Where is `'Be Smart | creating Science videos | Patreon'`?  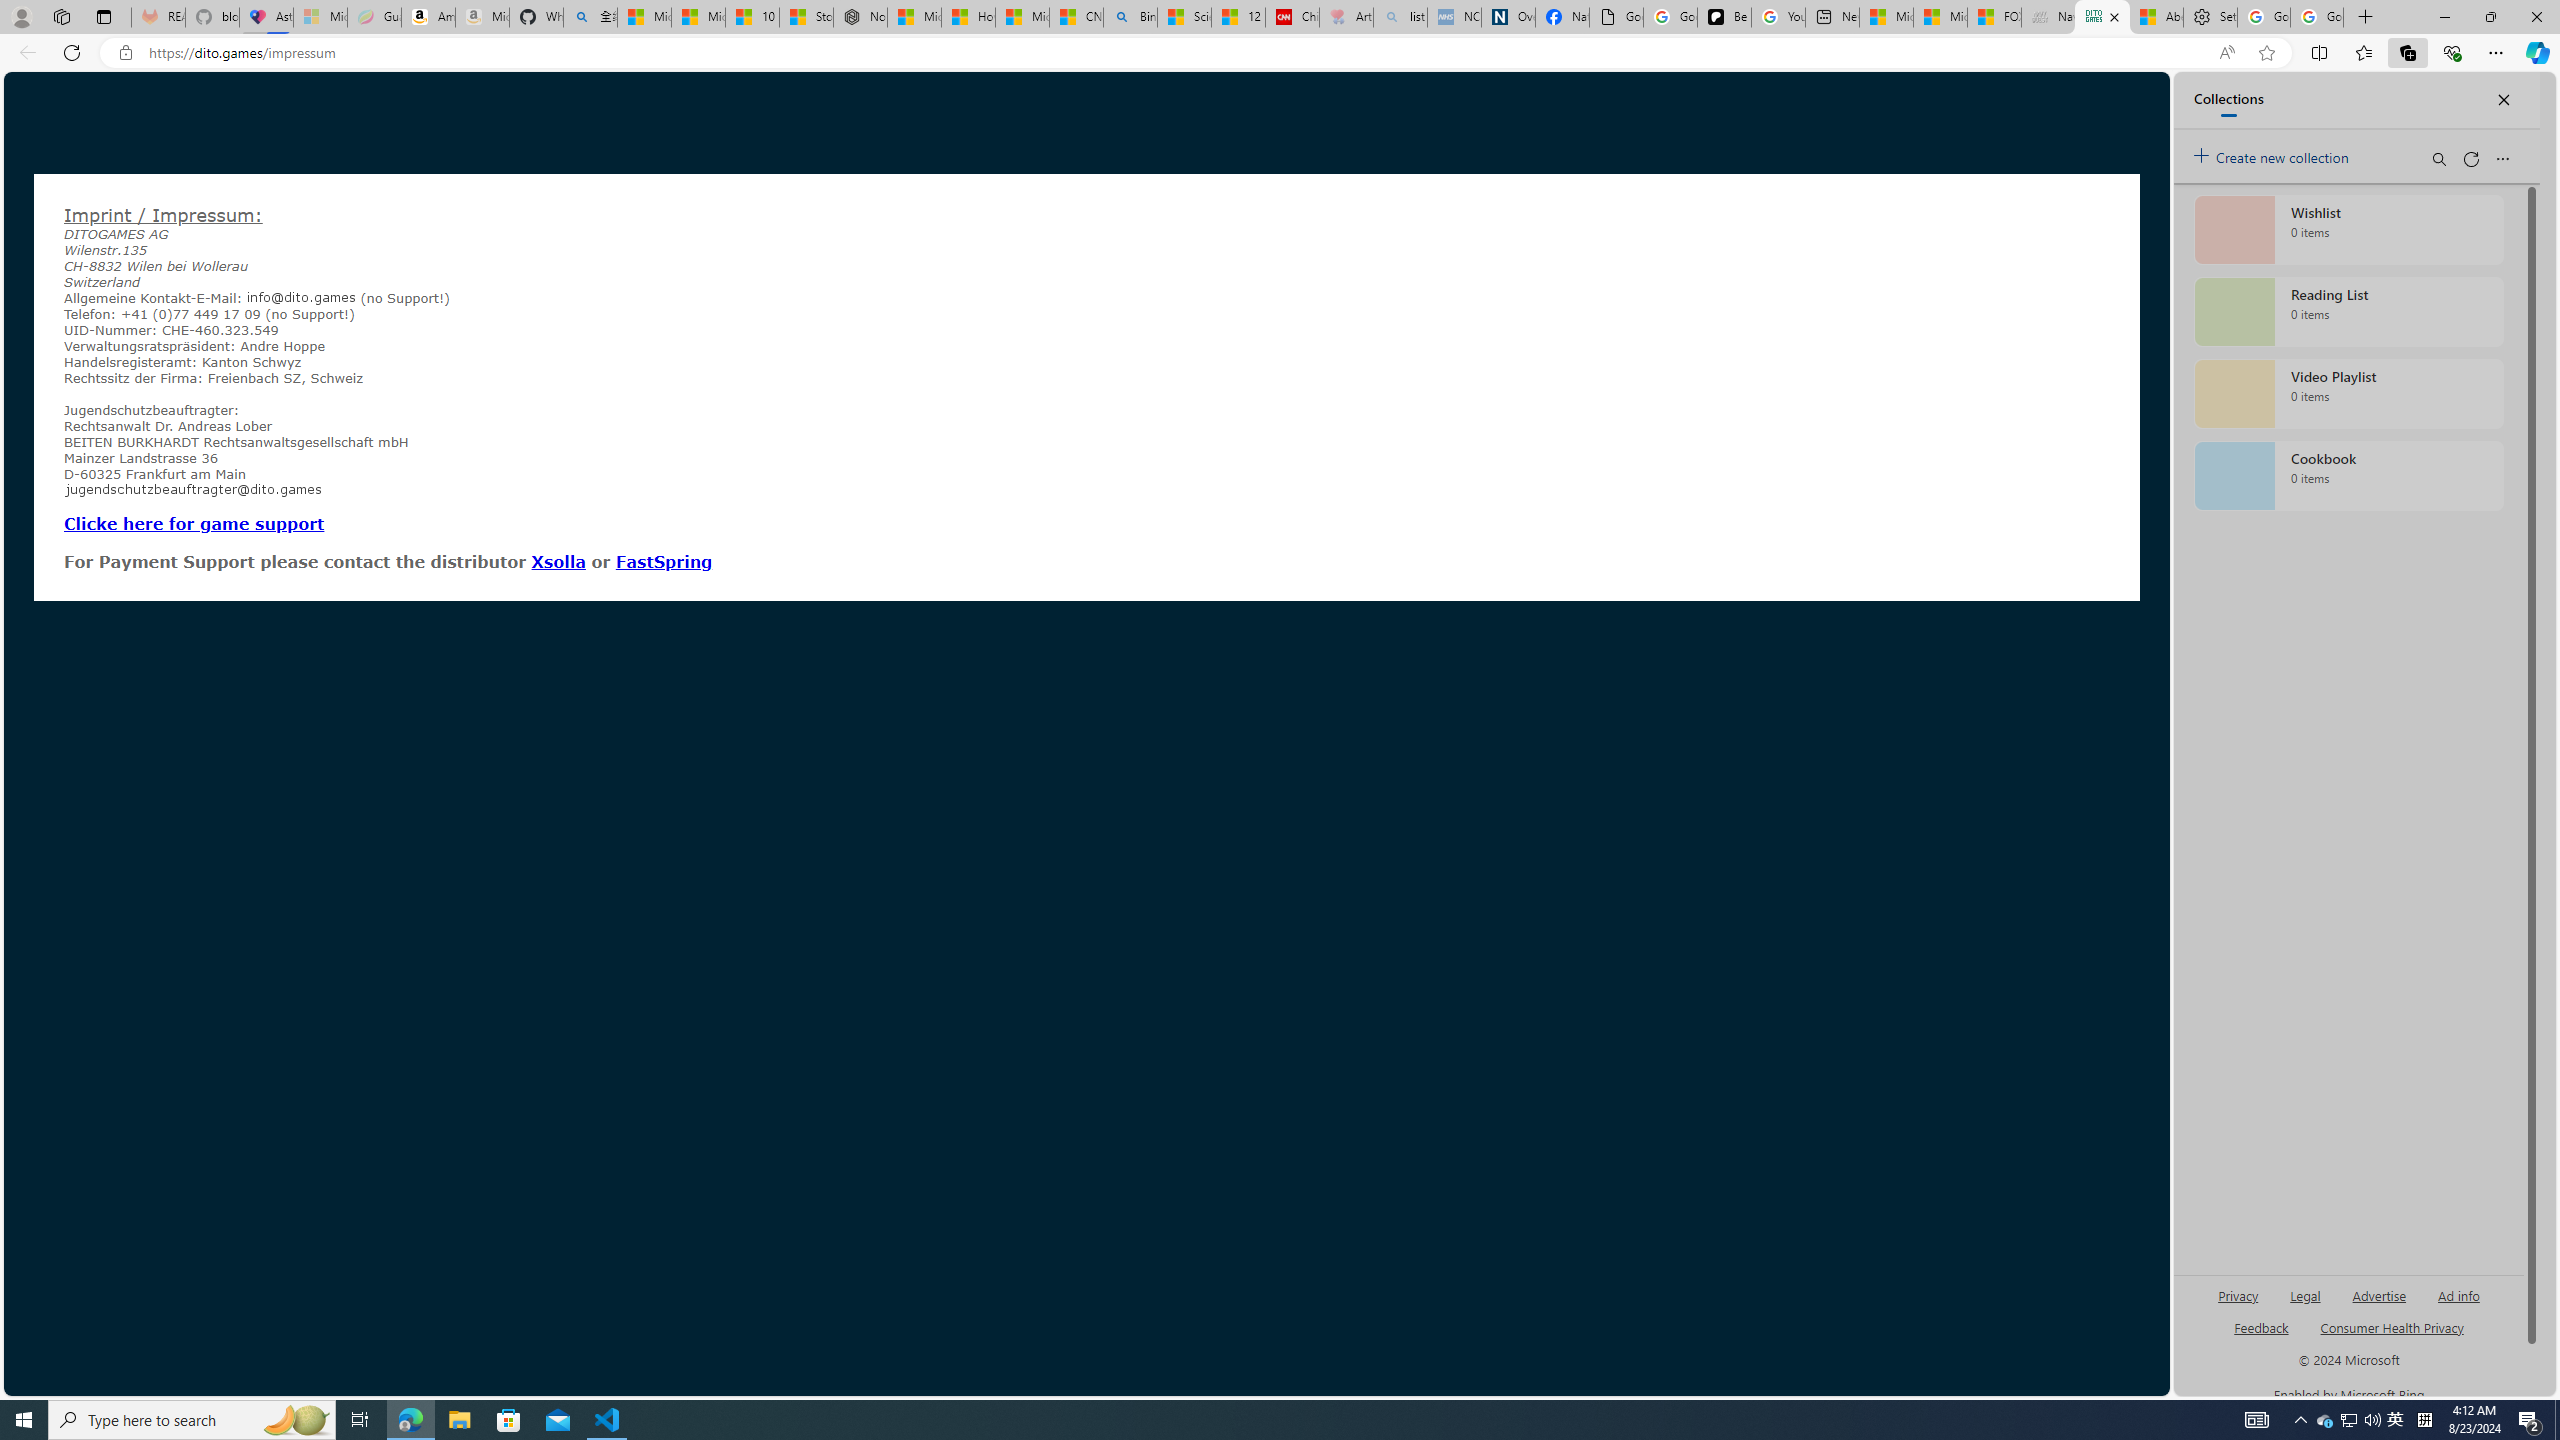
'Be Smart | creating Science videos | Patreon' is located at coordinates (1724, 16).